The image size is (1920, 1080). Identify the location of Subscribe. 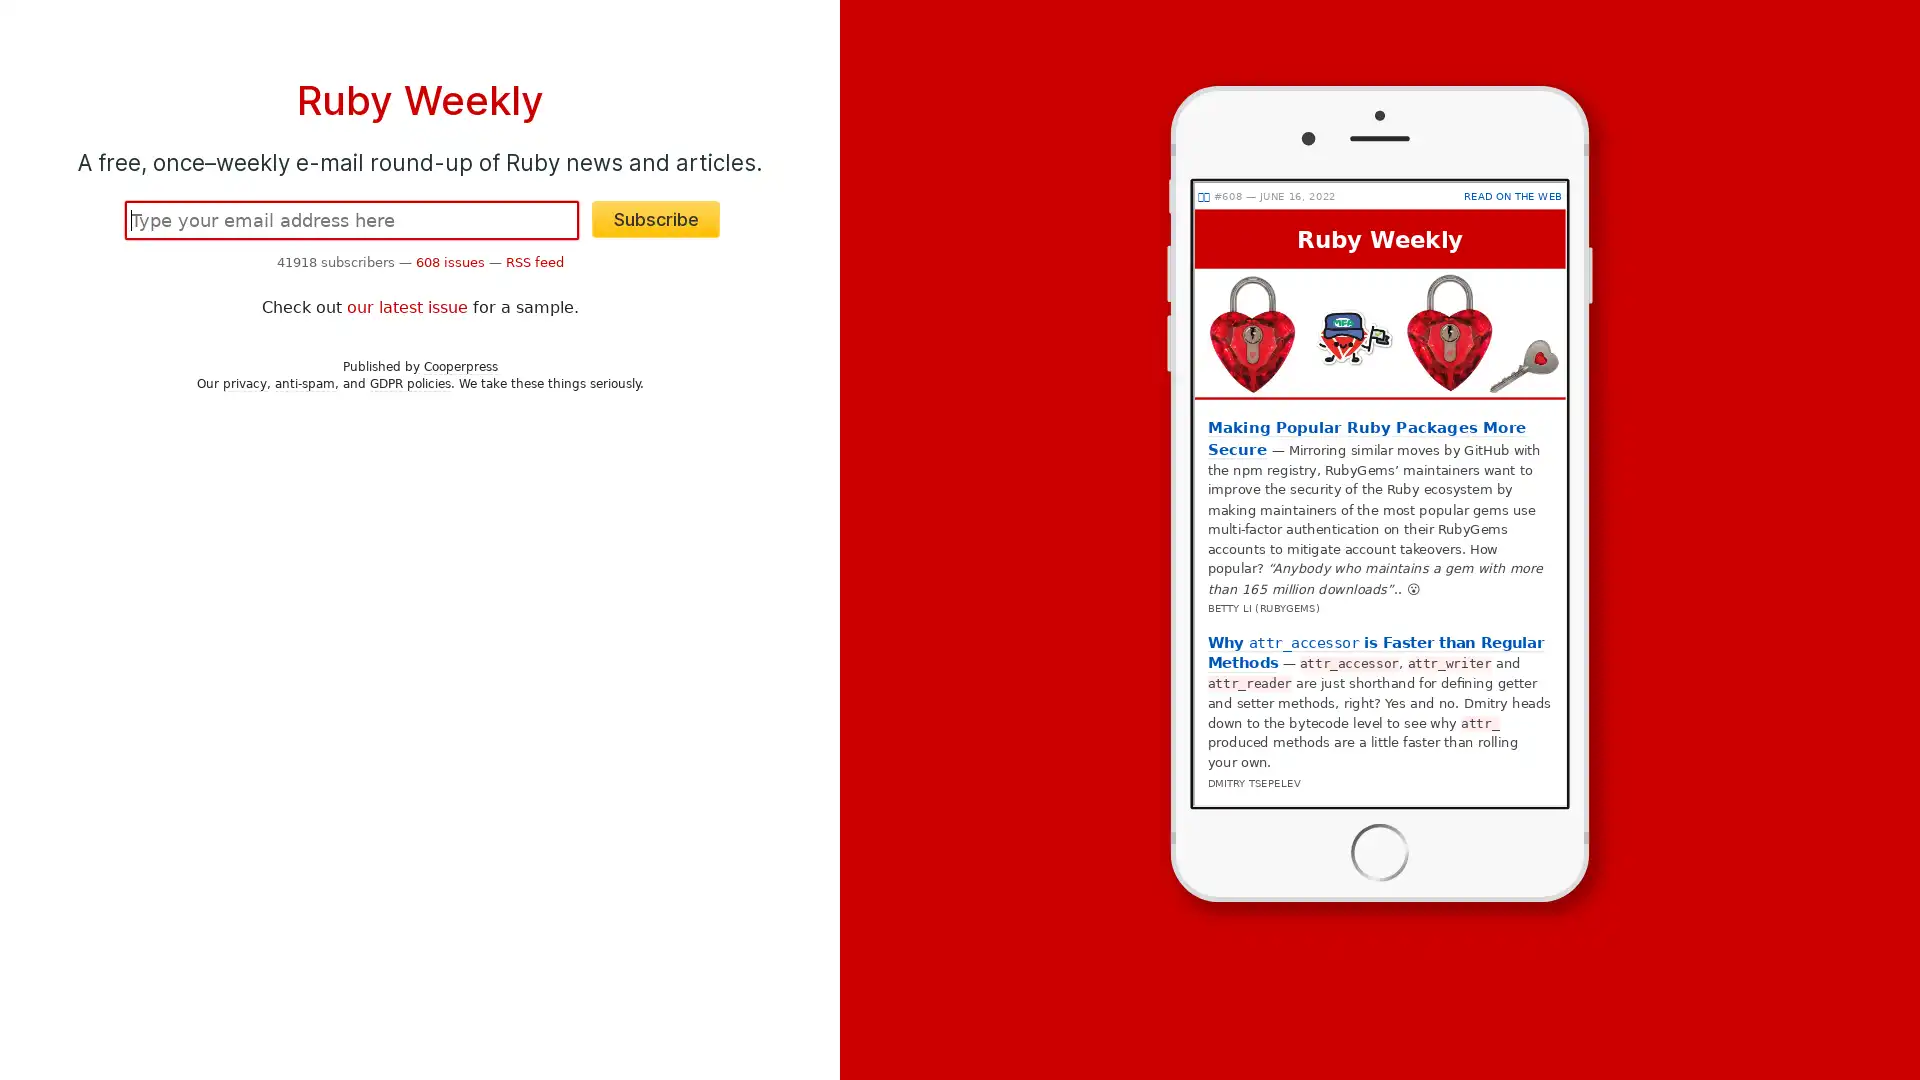
(656, 219).